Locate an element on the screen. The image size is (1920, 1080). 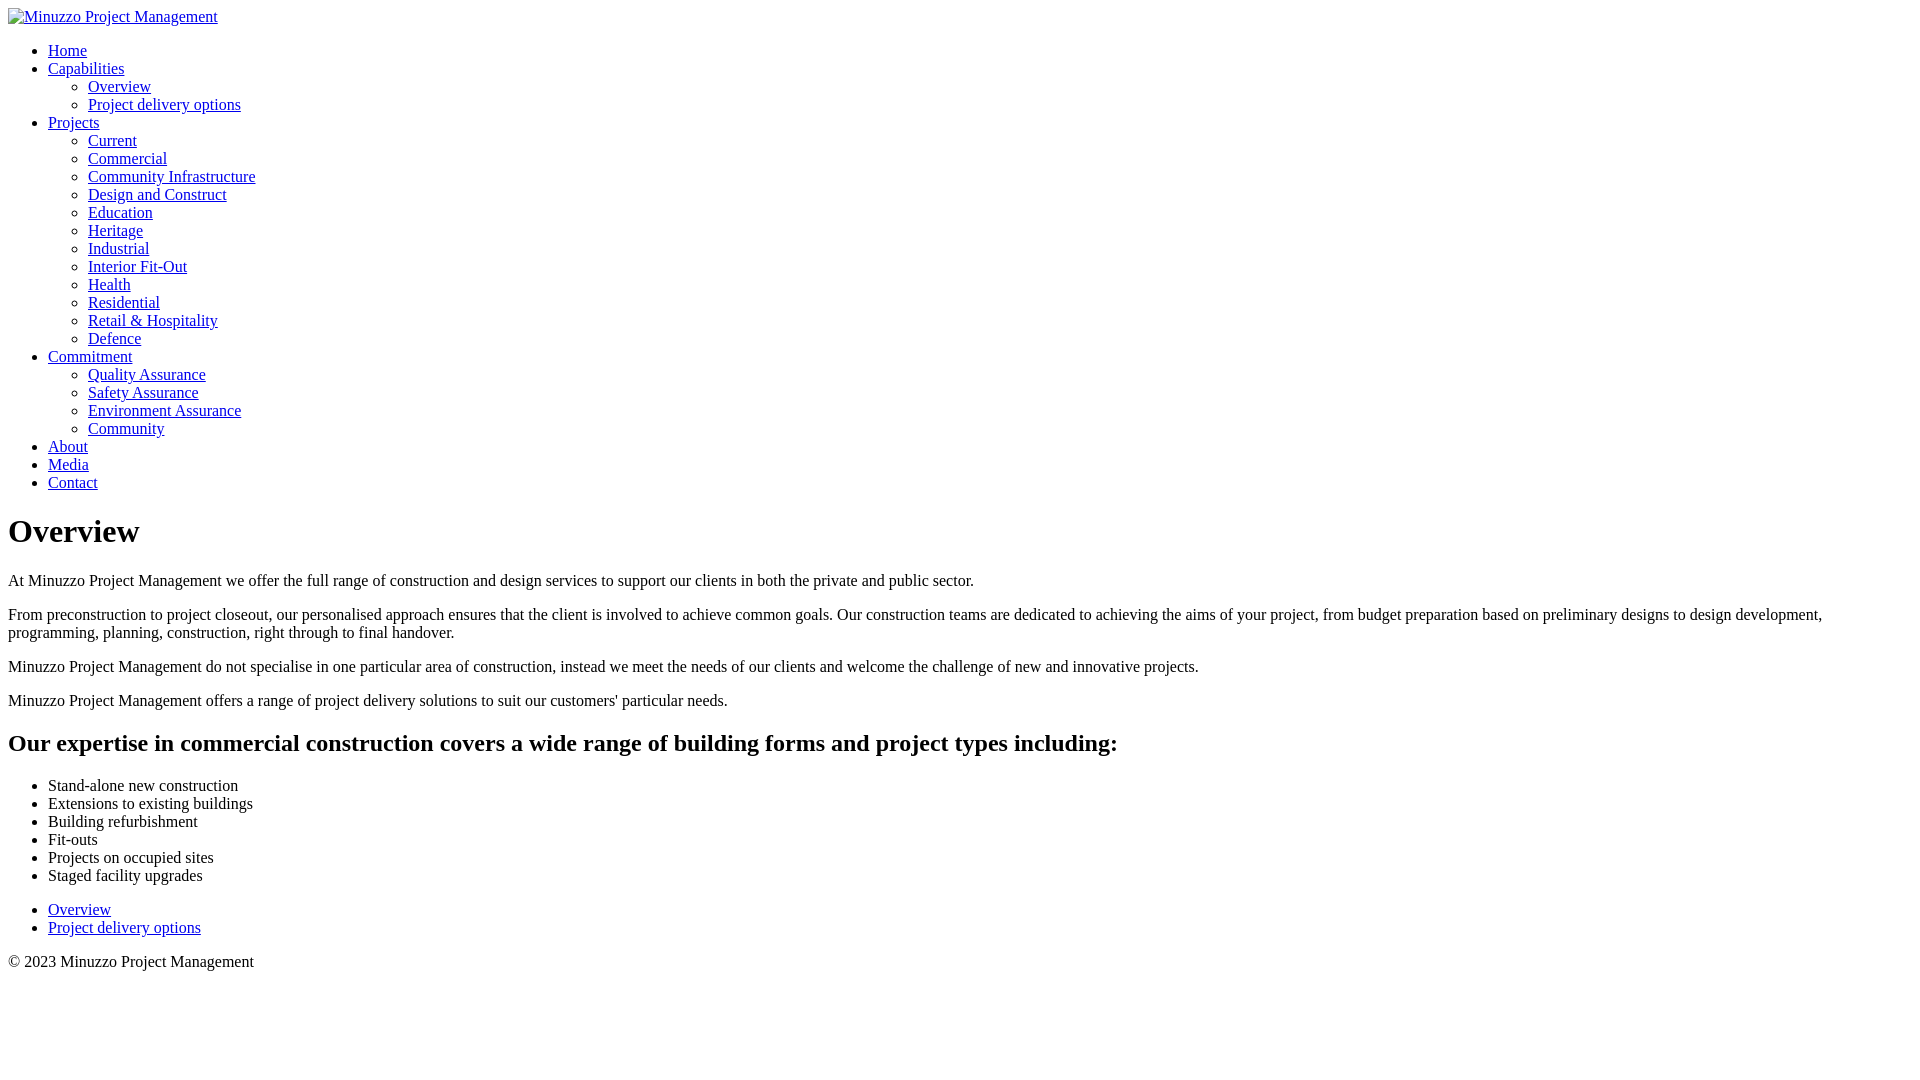
'Heritage' is located at coordinates (114, 229).